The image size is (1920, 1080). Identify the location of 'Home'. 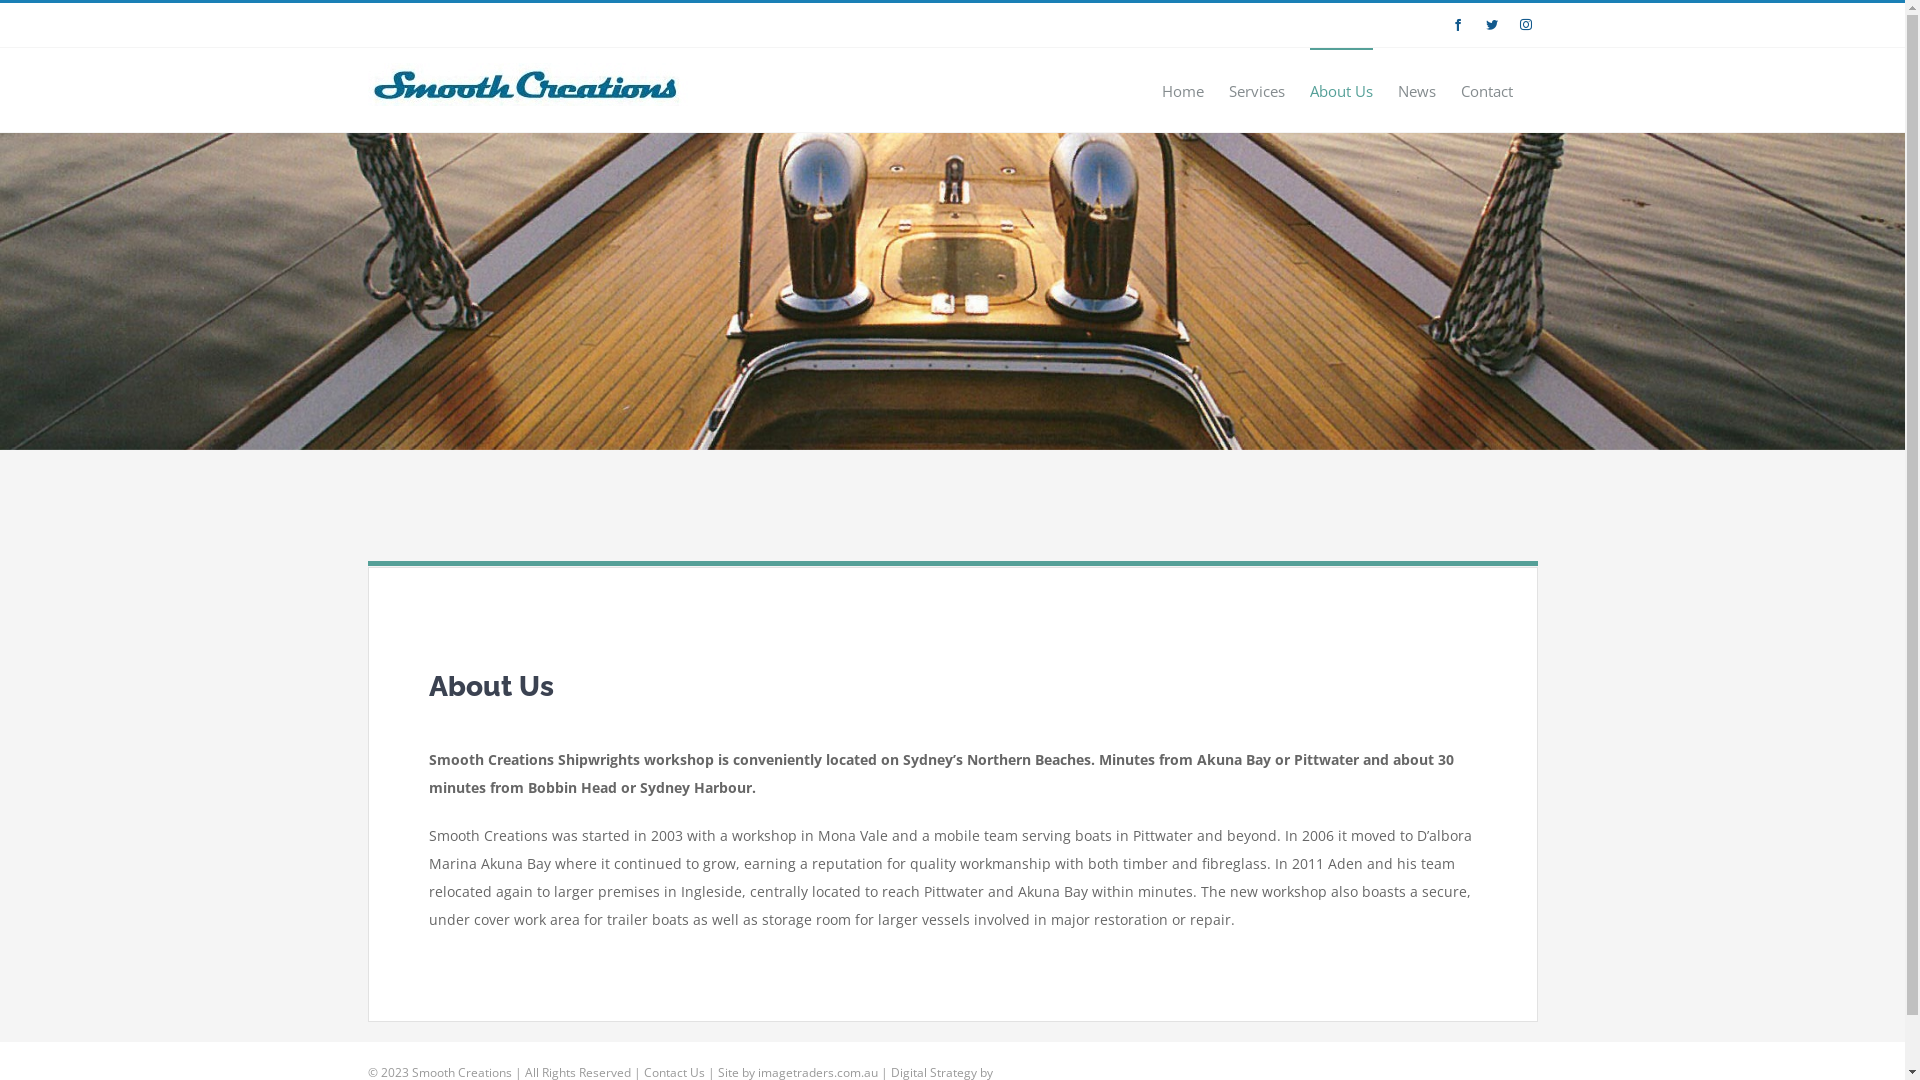
(1182, 88).